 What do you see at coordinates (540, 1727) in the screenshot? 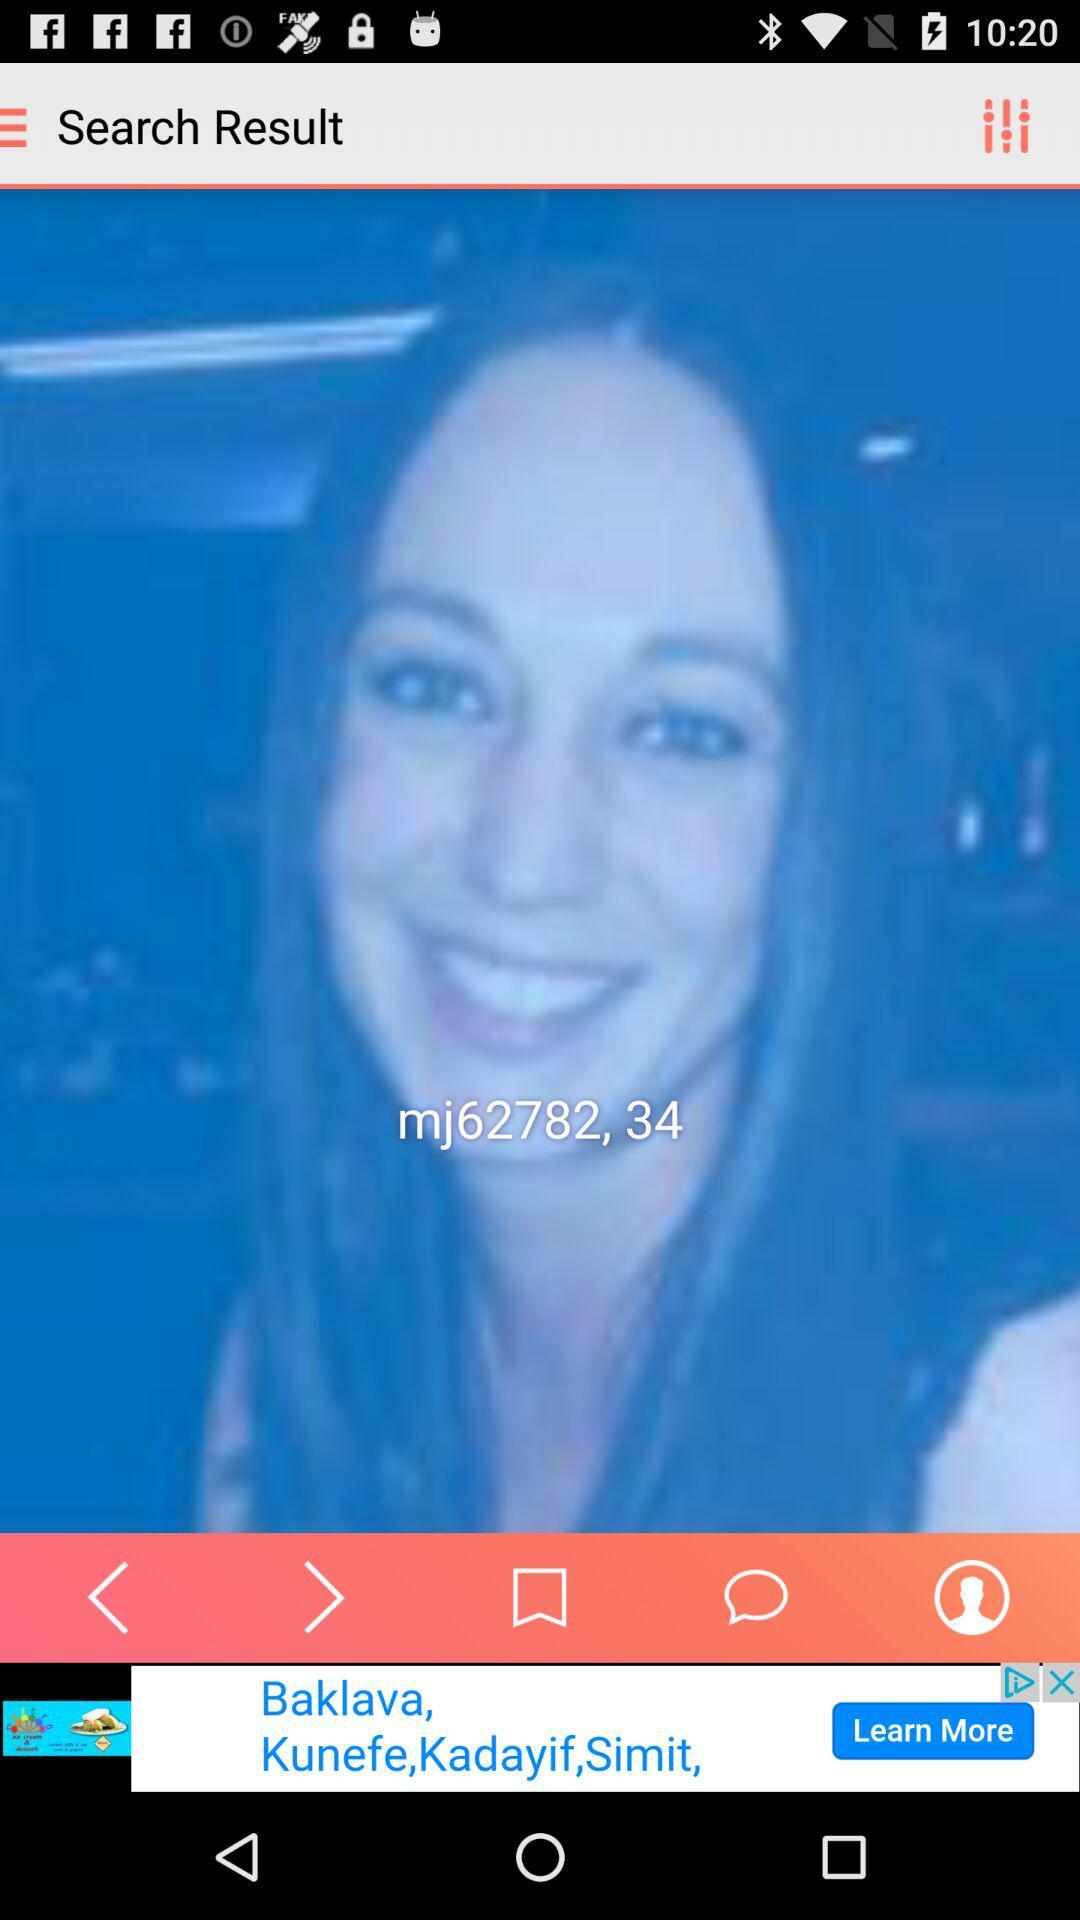
I see `visit advertiser` at bounding box center [540, 1727].